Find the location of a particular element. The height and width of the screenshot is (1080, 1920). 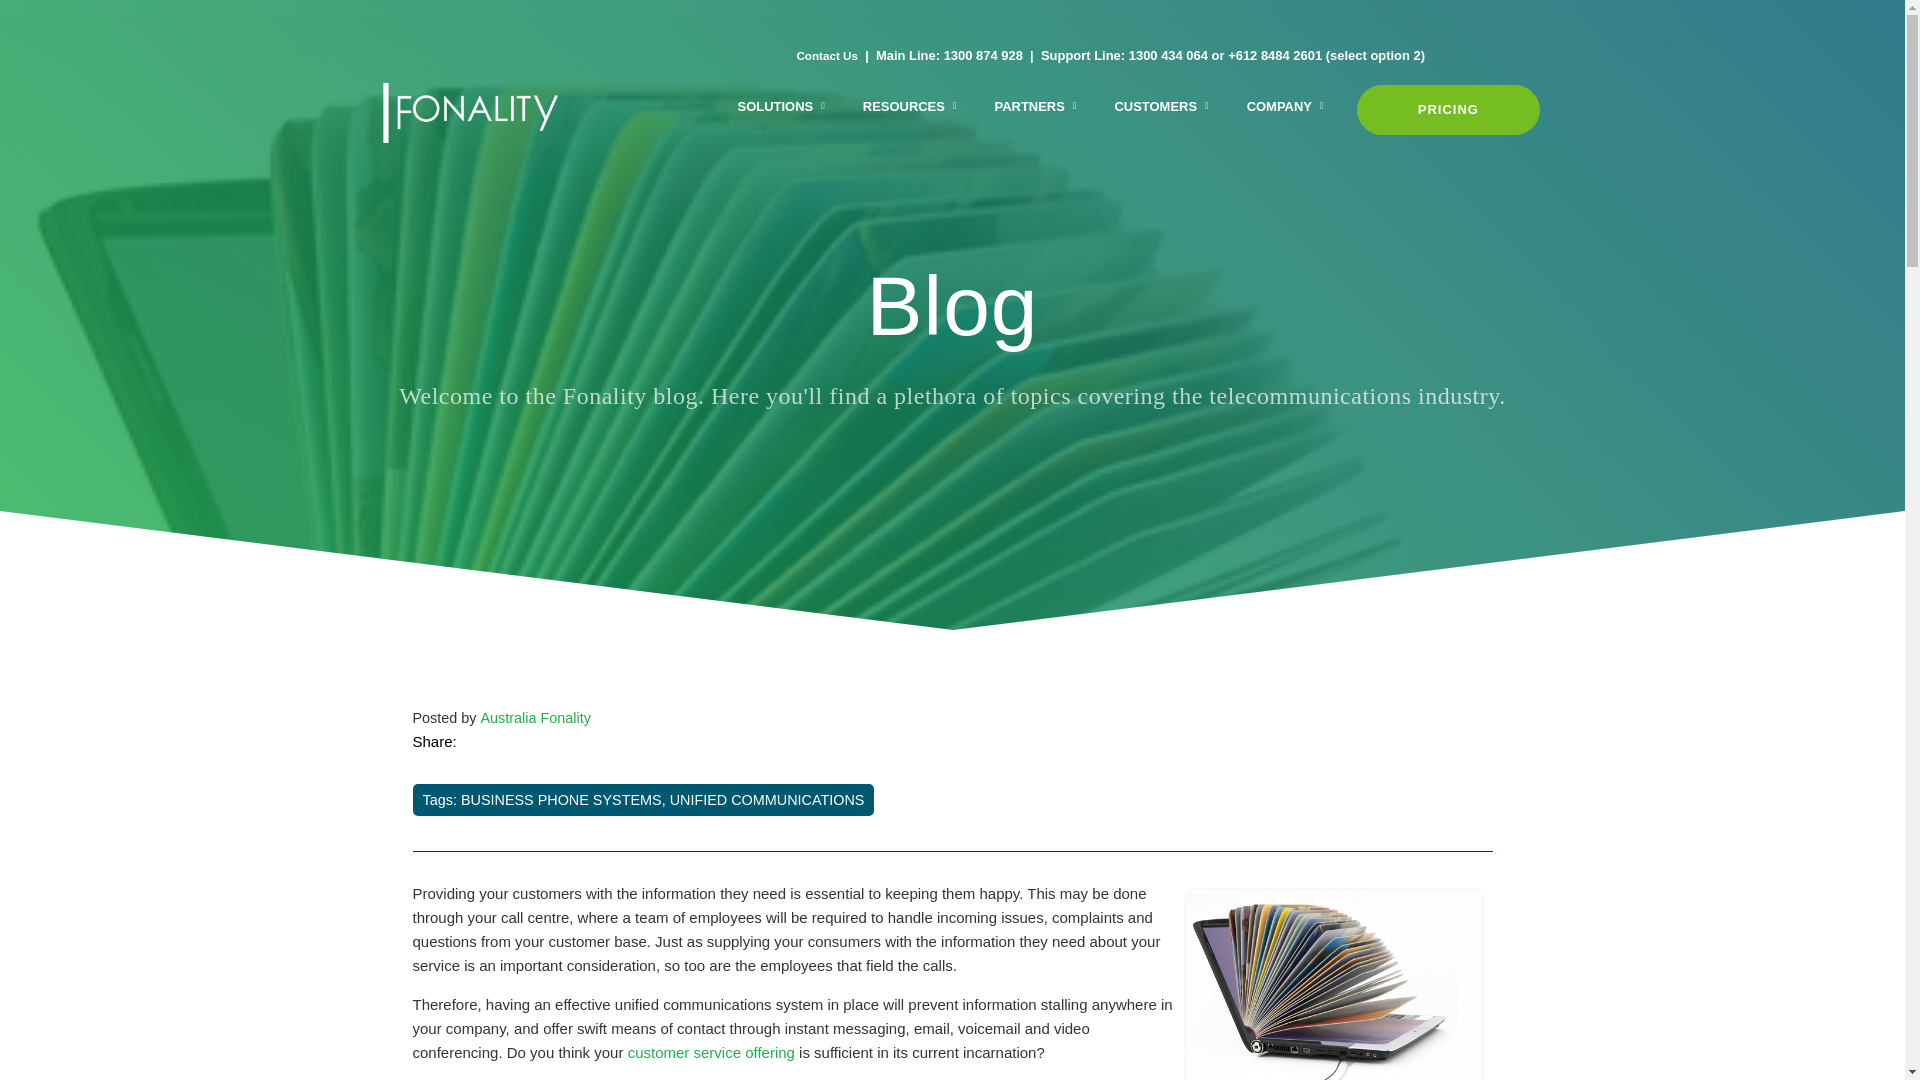

'1300 874 928' is located at coordinates (983, 54).